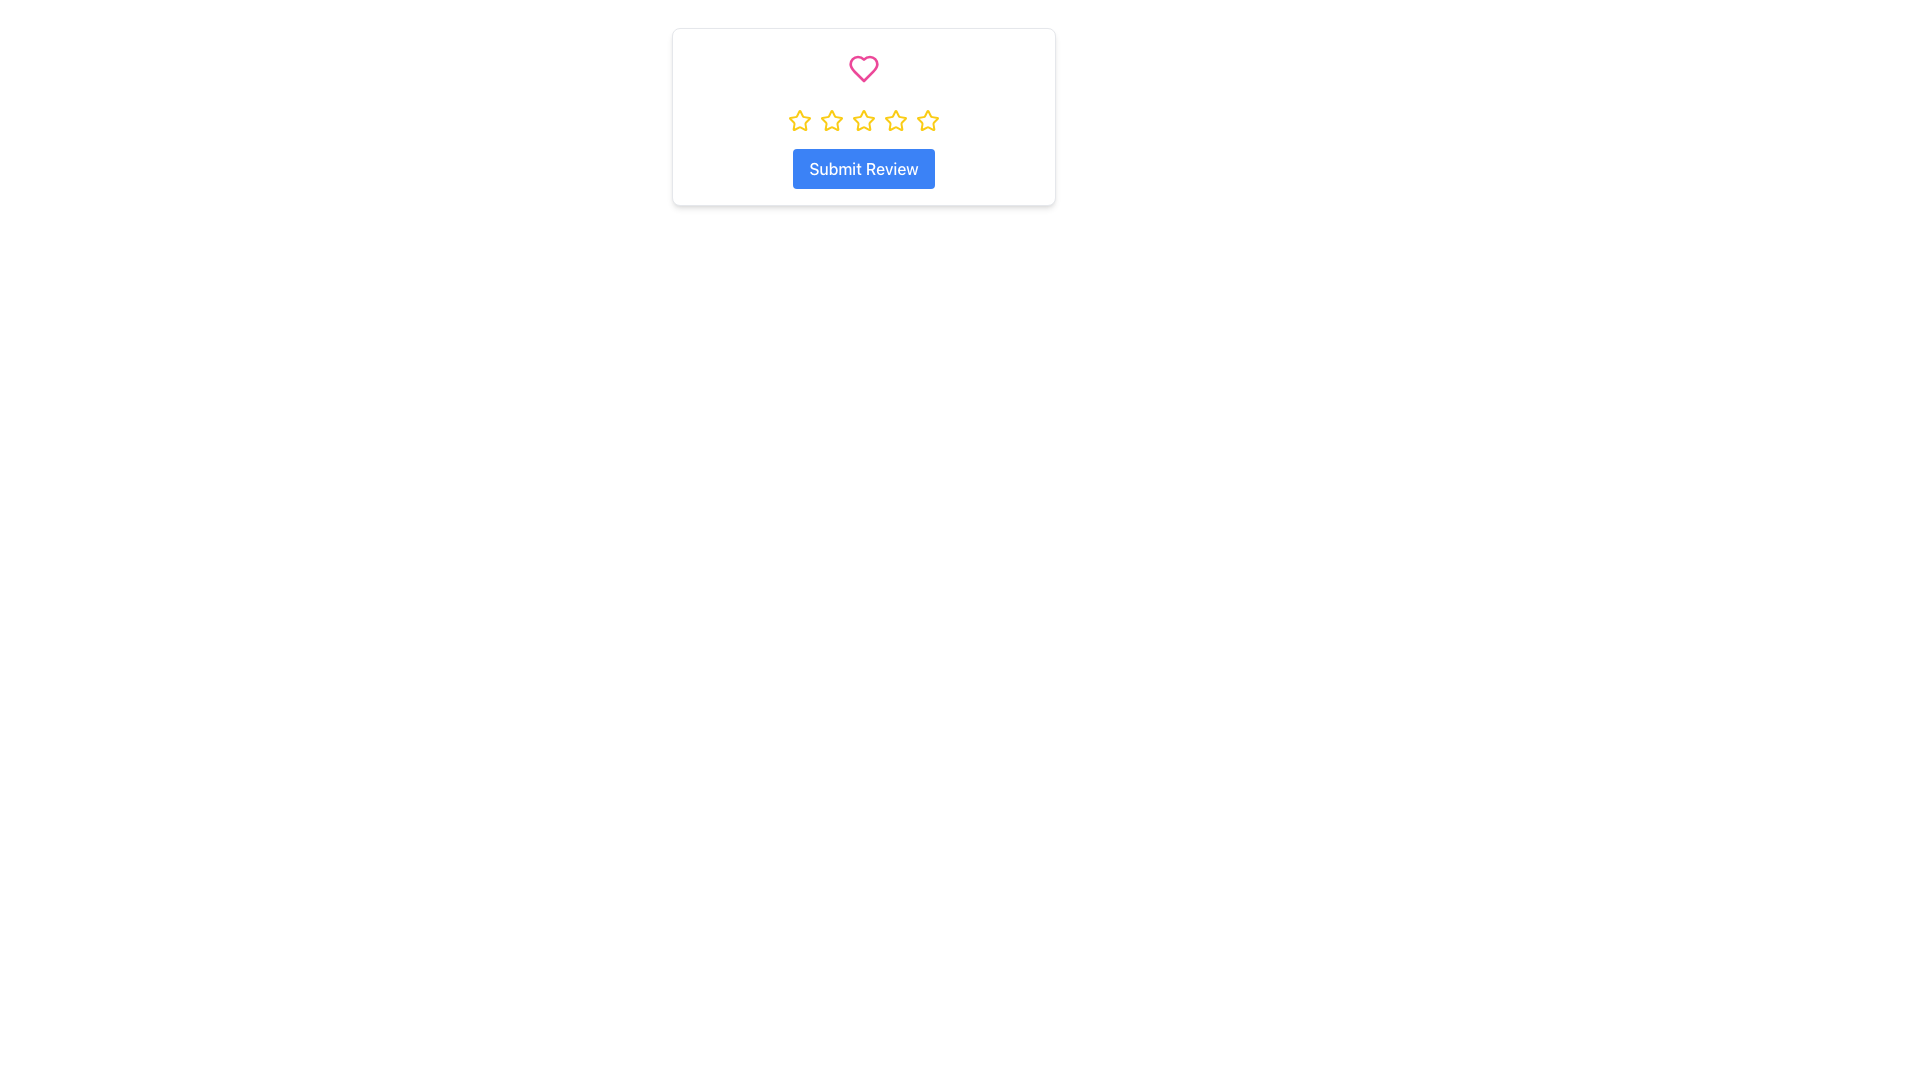  What do you see at coordinates (831, 120) in the screenshot?
I see `the third star icon in the rating system` at bounding box center [831, 120].